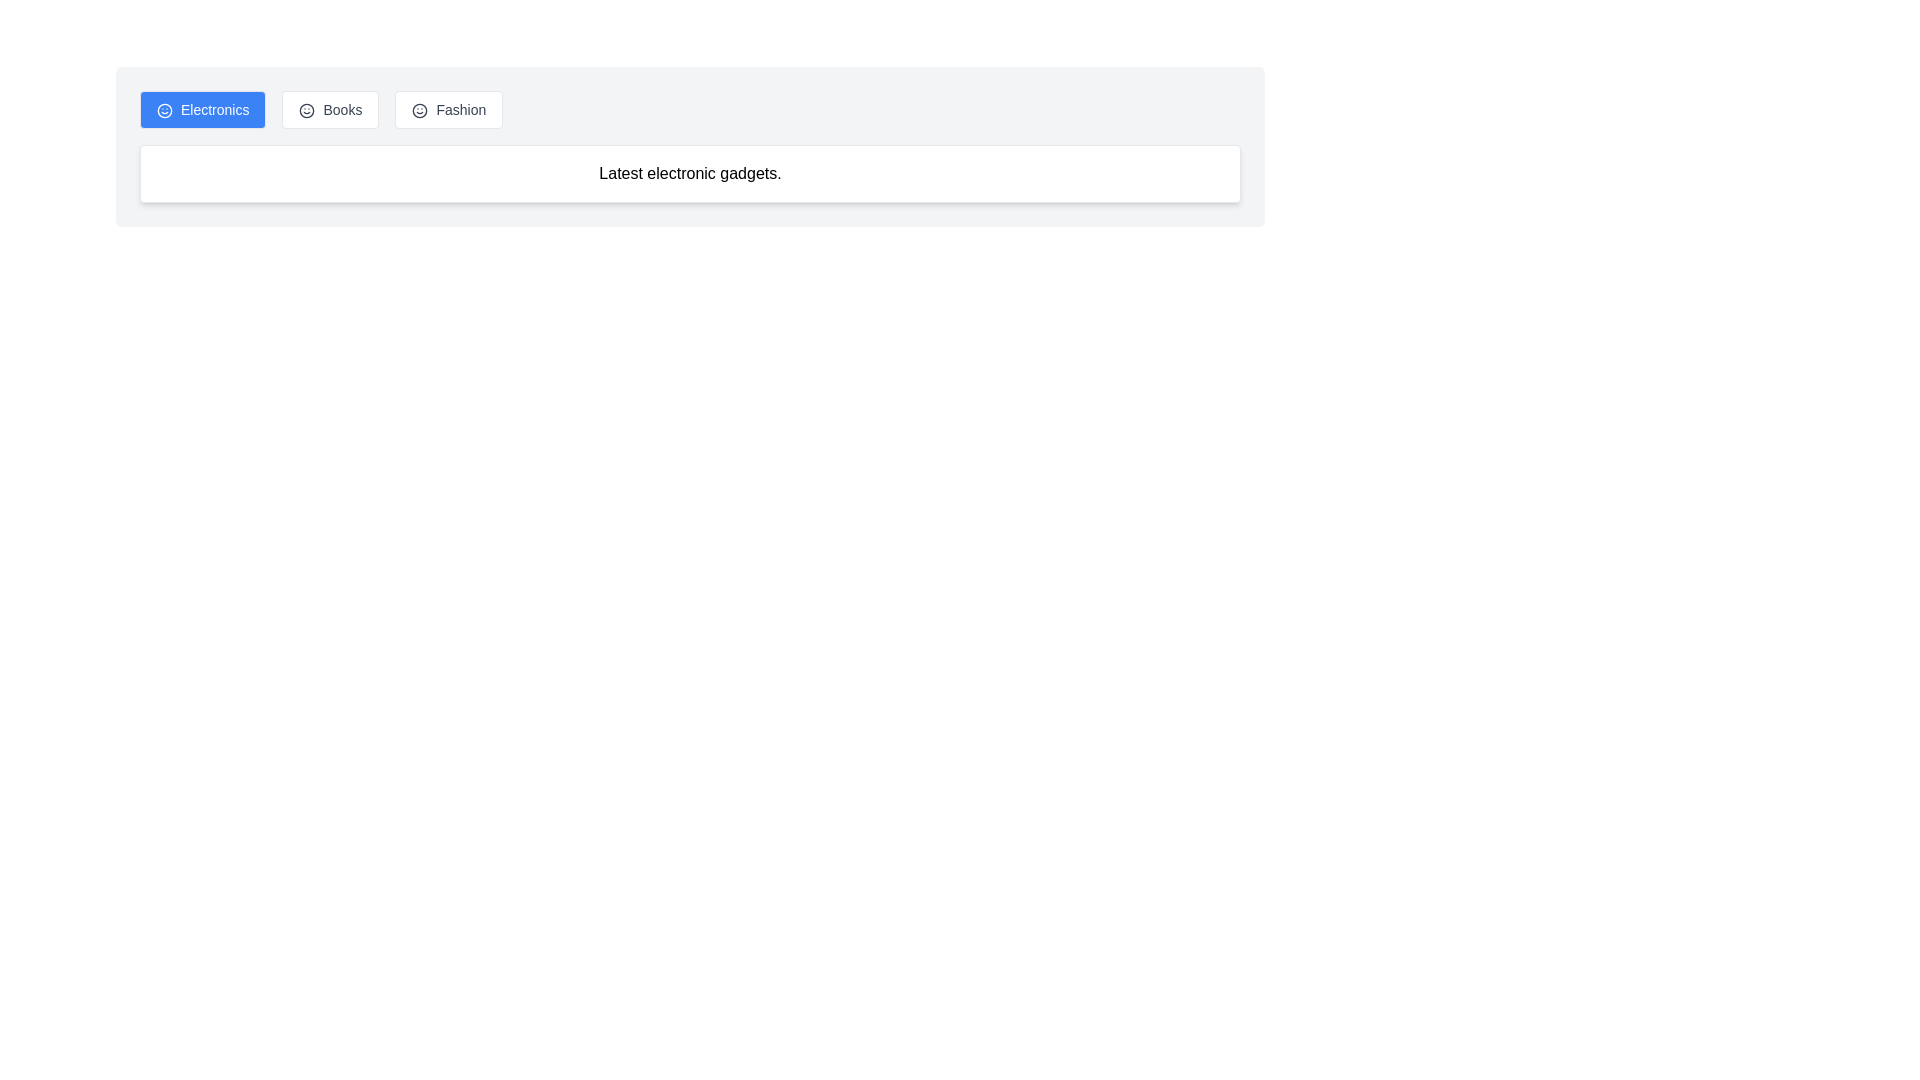  I want to click on the decorative icon within the 'Books' button, which is located between the 'Electronics' and 'Fashion' buttons, so click(306, 111).